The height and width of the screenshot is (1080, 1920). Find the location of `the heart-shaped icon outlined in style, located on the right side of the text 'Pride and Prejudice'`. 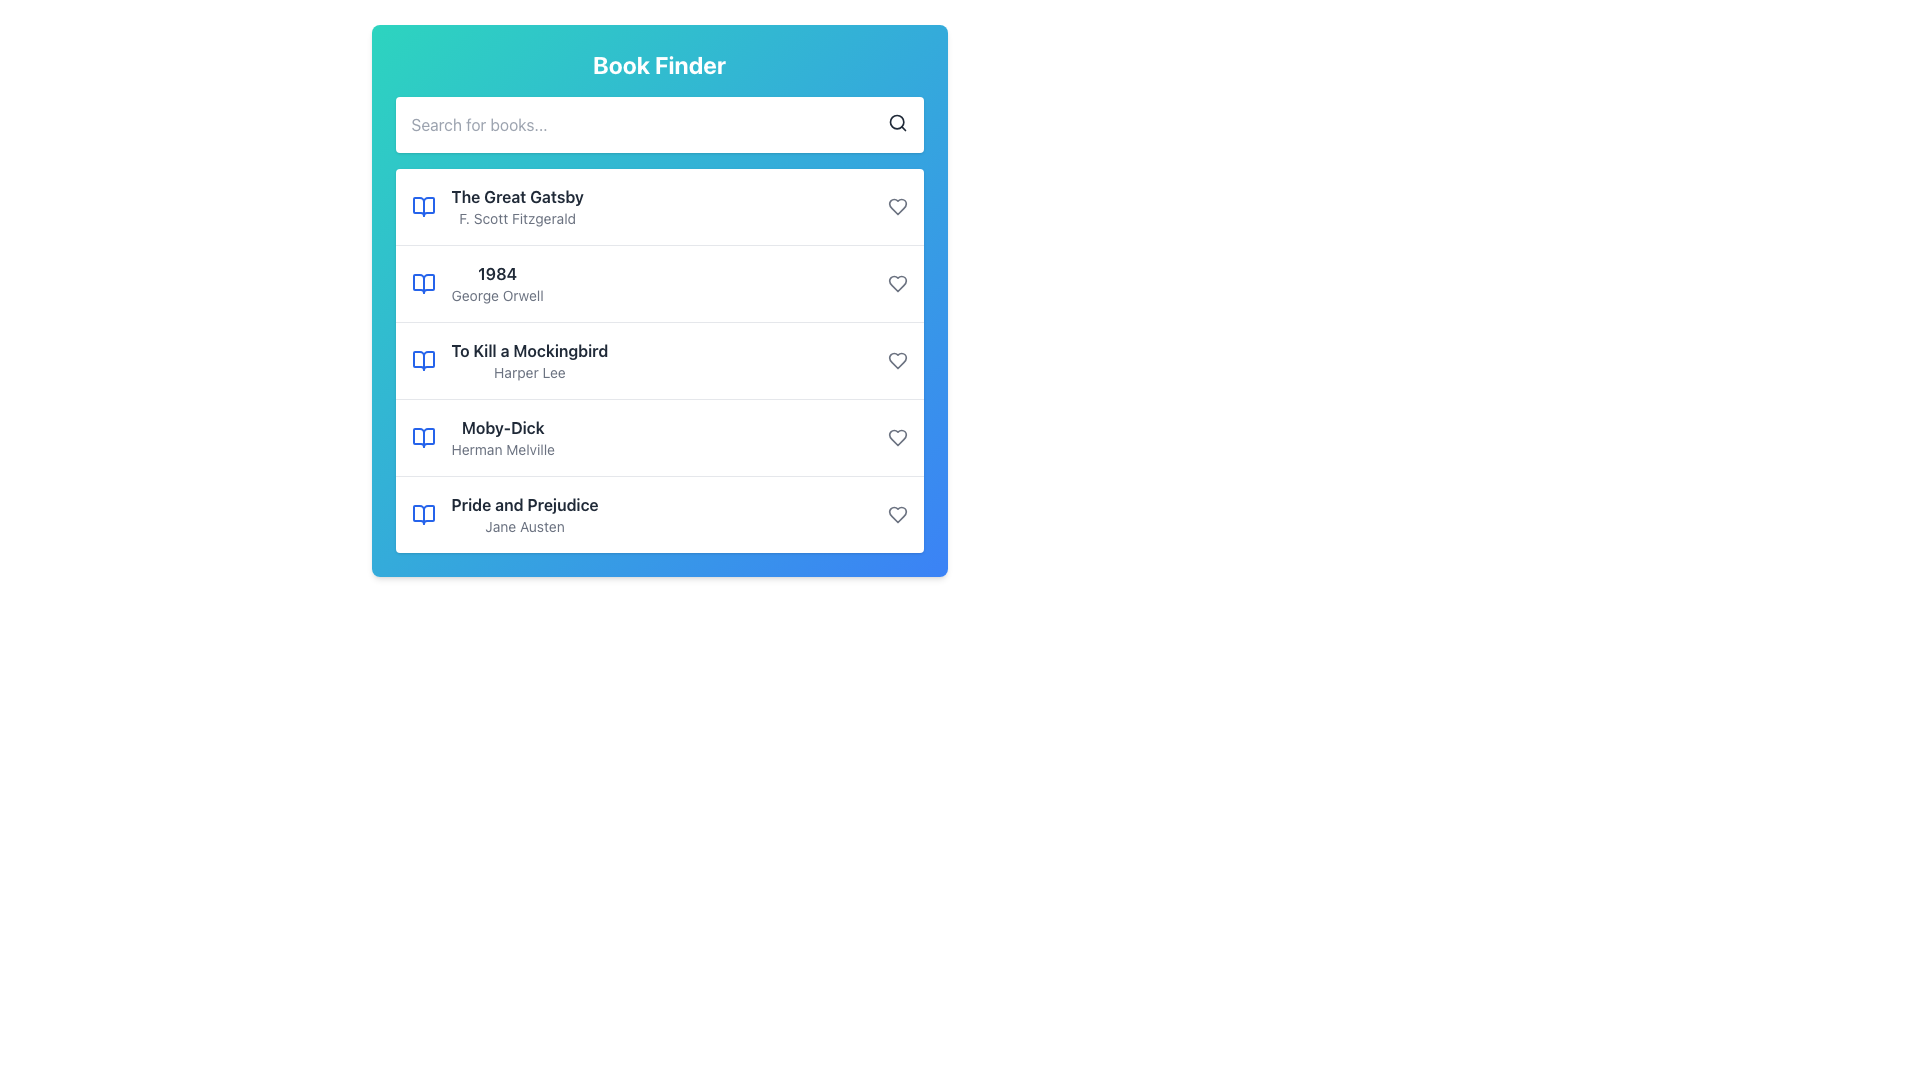

the heart-shaped icon outlined in style, located on the right side of the text 'Pride and Prejudice' is located at coordinates (896, 514).